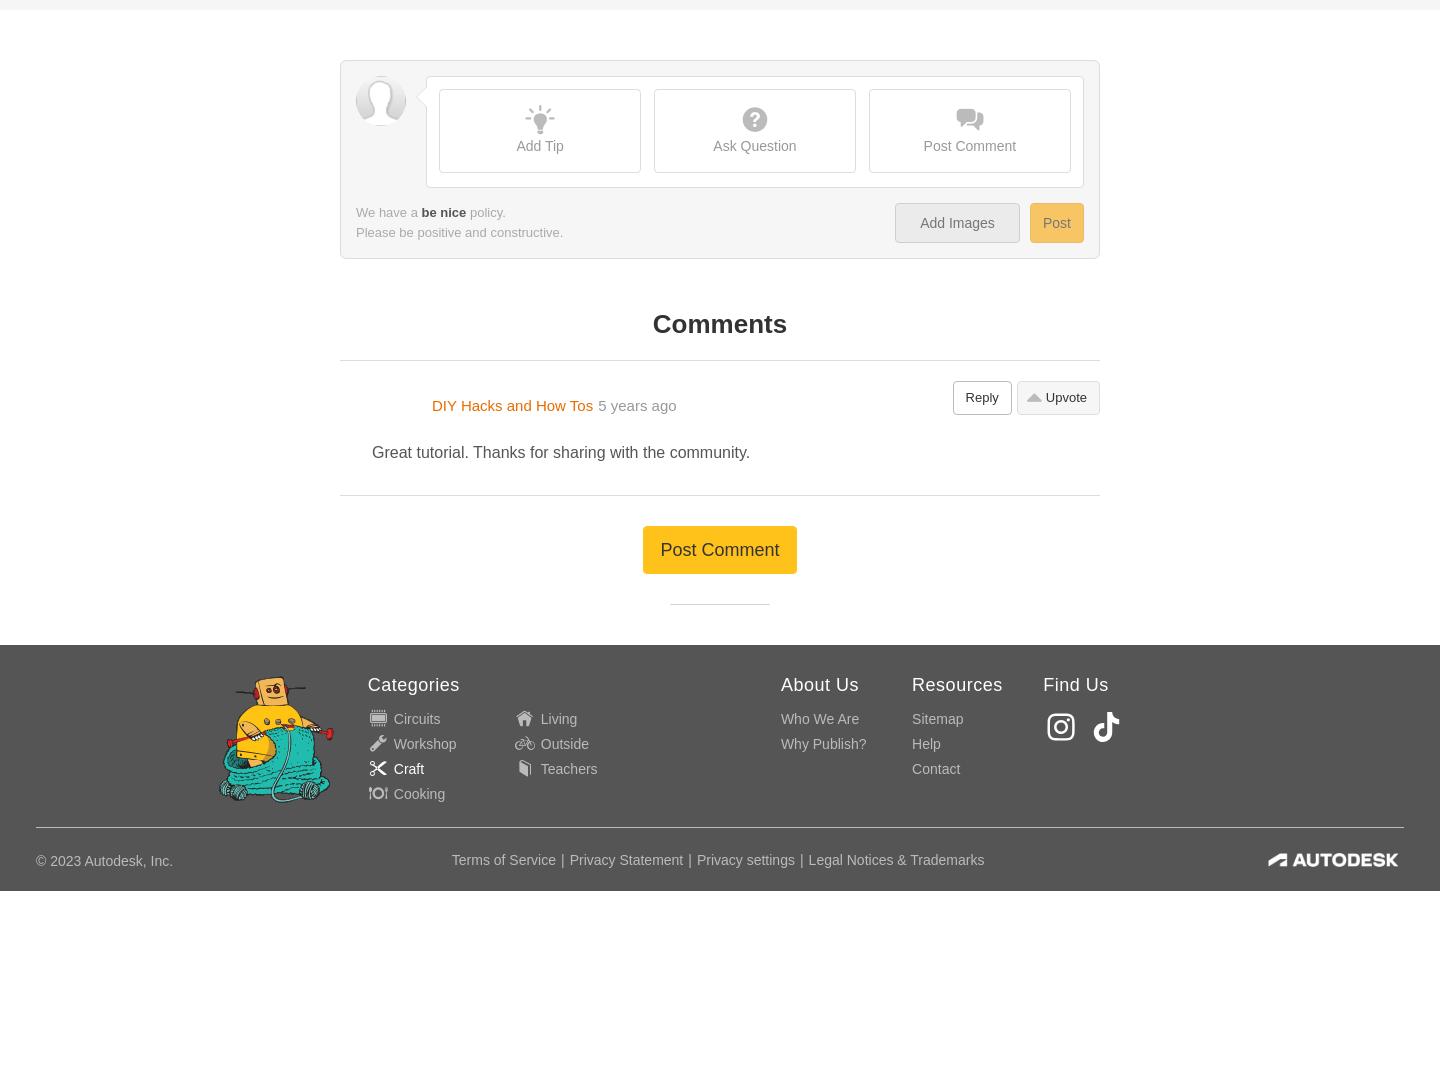 Image resolution: width=1440 pixels, height=1072 pixels. Describe the element at coordinates (104, 399) in the screenshot. I see `'© 2023 Autodesk, Inc.'` at that location.